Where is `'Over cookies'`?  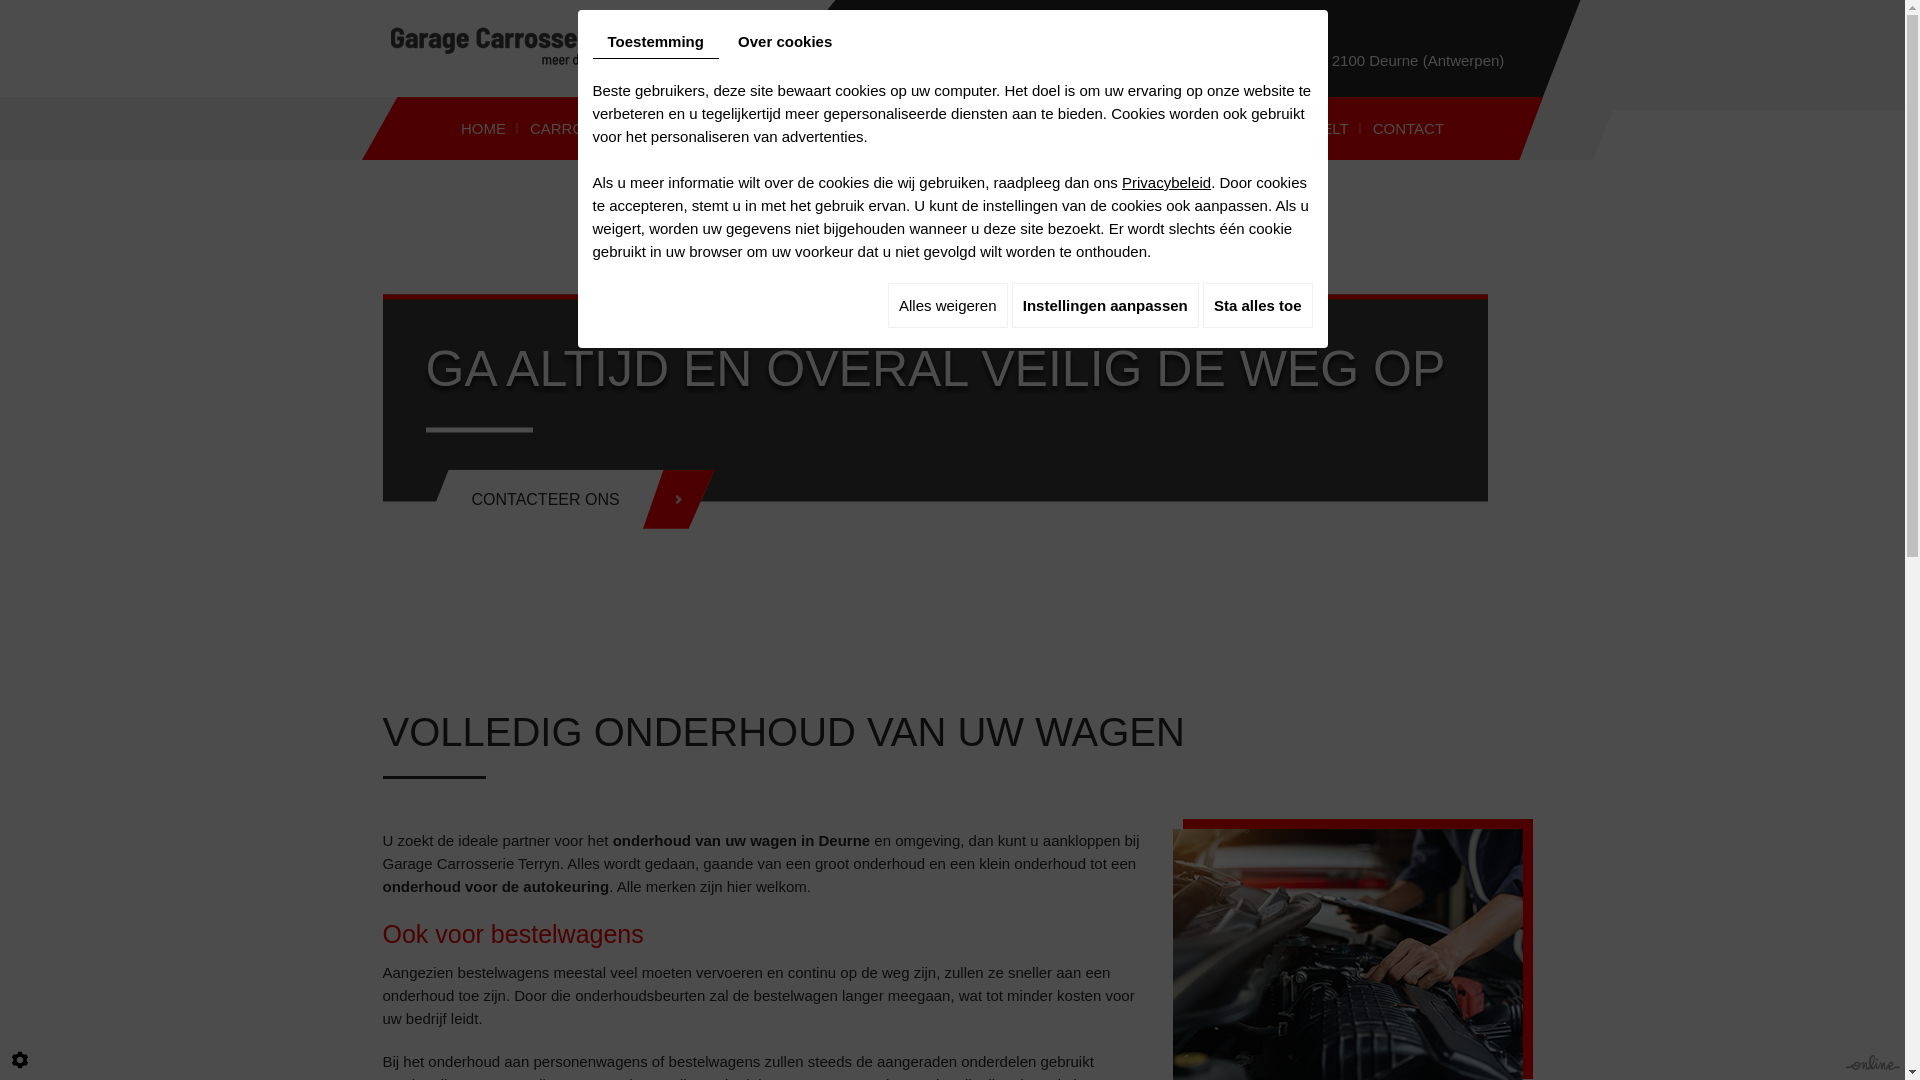
'Over cookies' is located at coordinates (784, 41).